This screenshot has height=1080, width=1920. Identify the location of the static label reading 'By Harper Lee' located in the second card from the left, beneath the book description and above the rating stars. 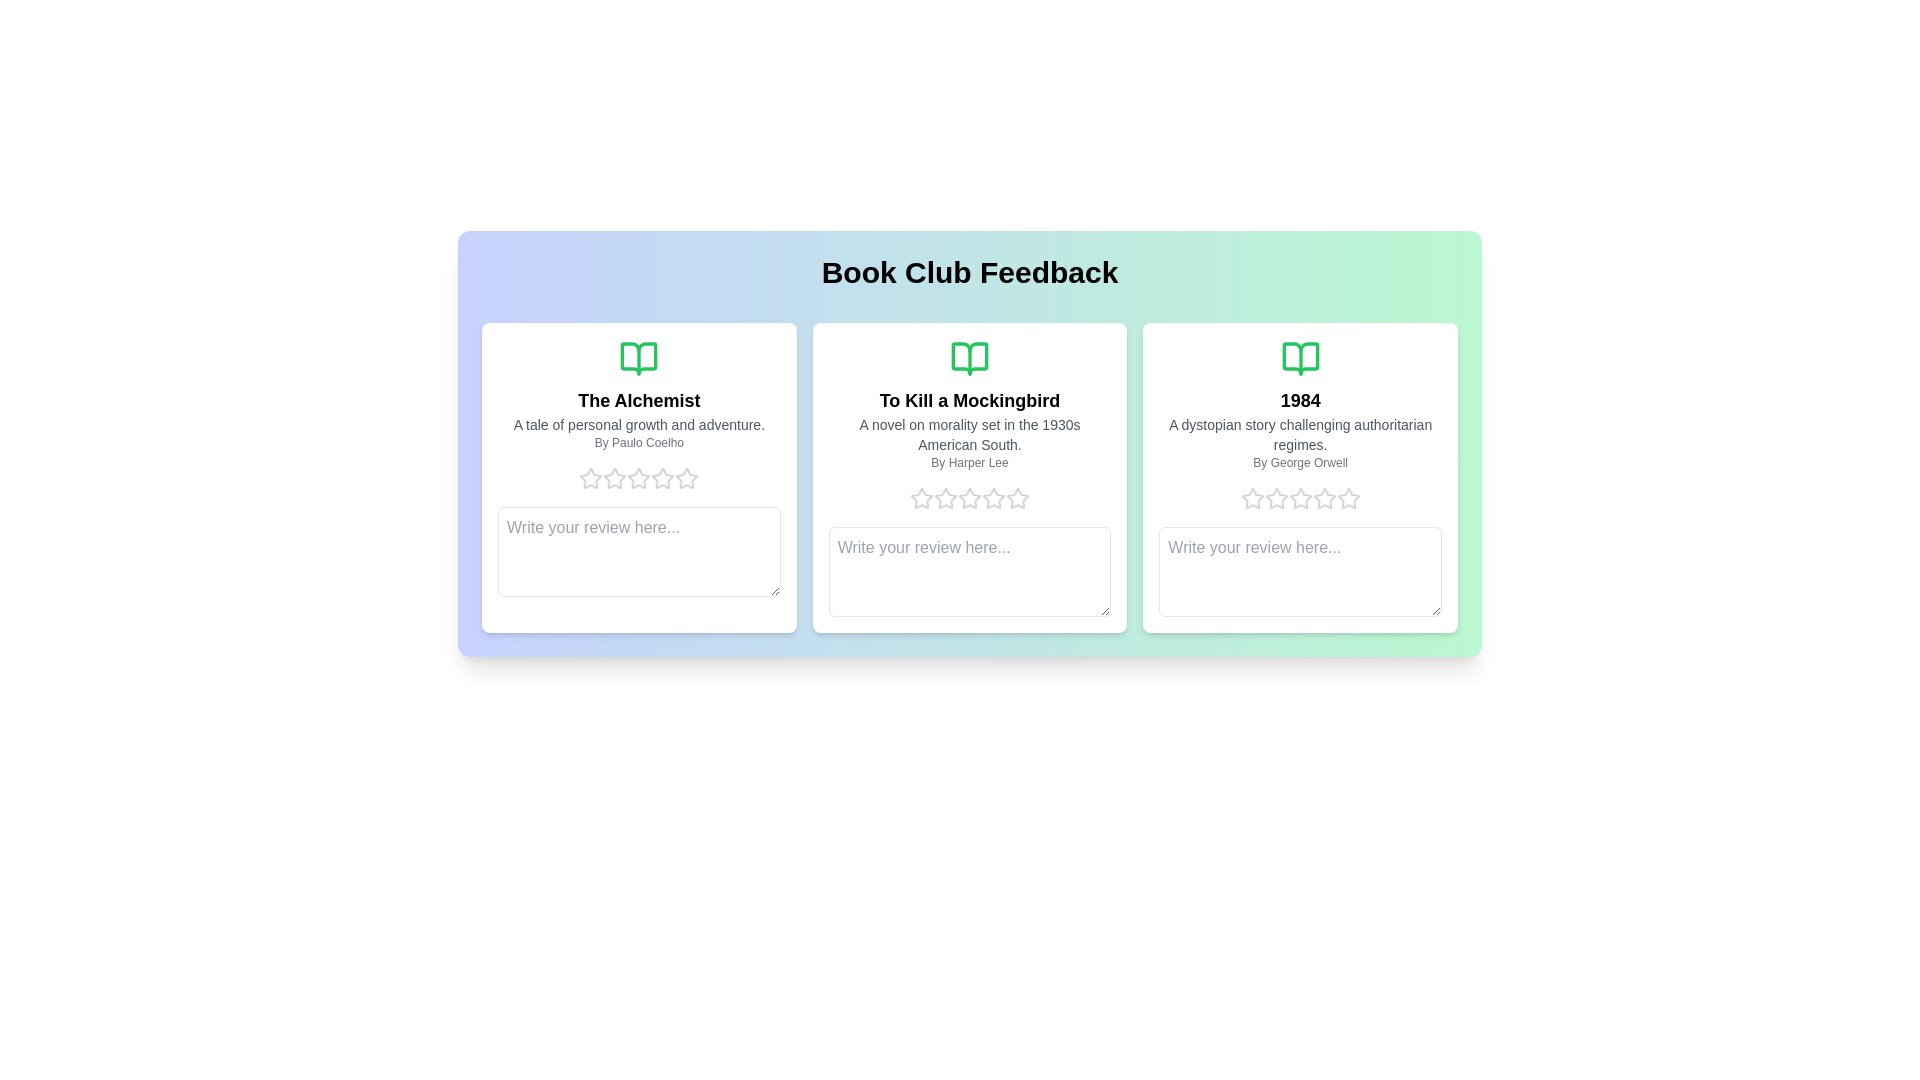
(969, 462).